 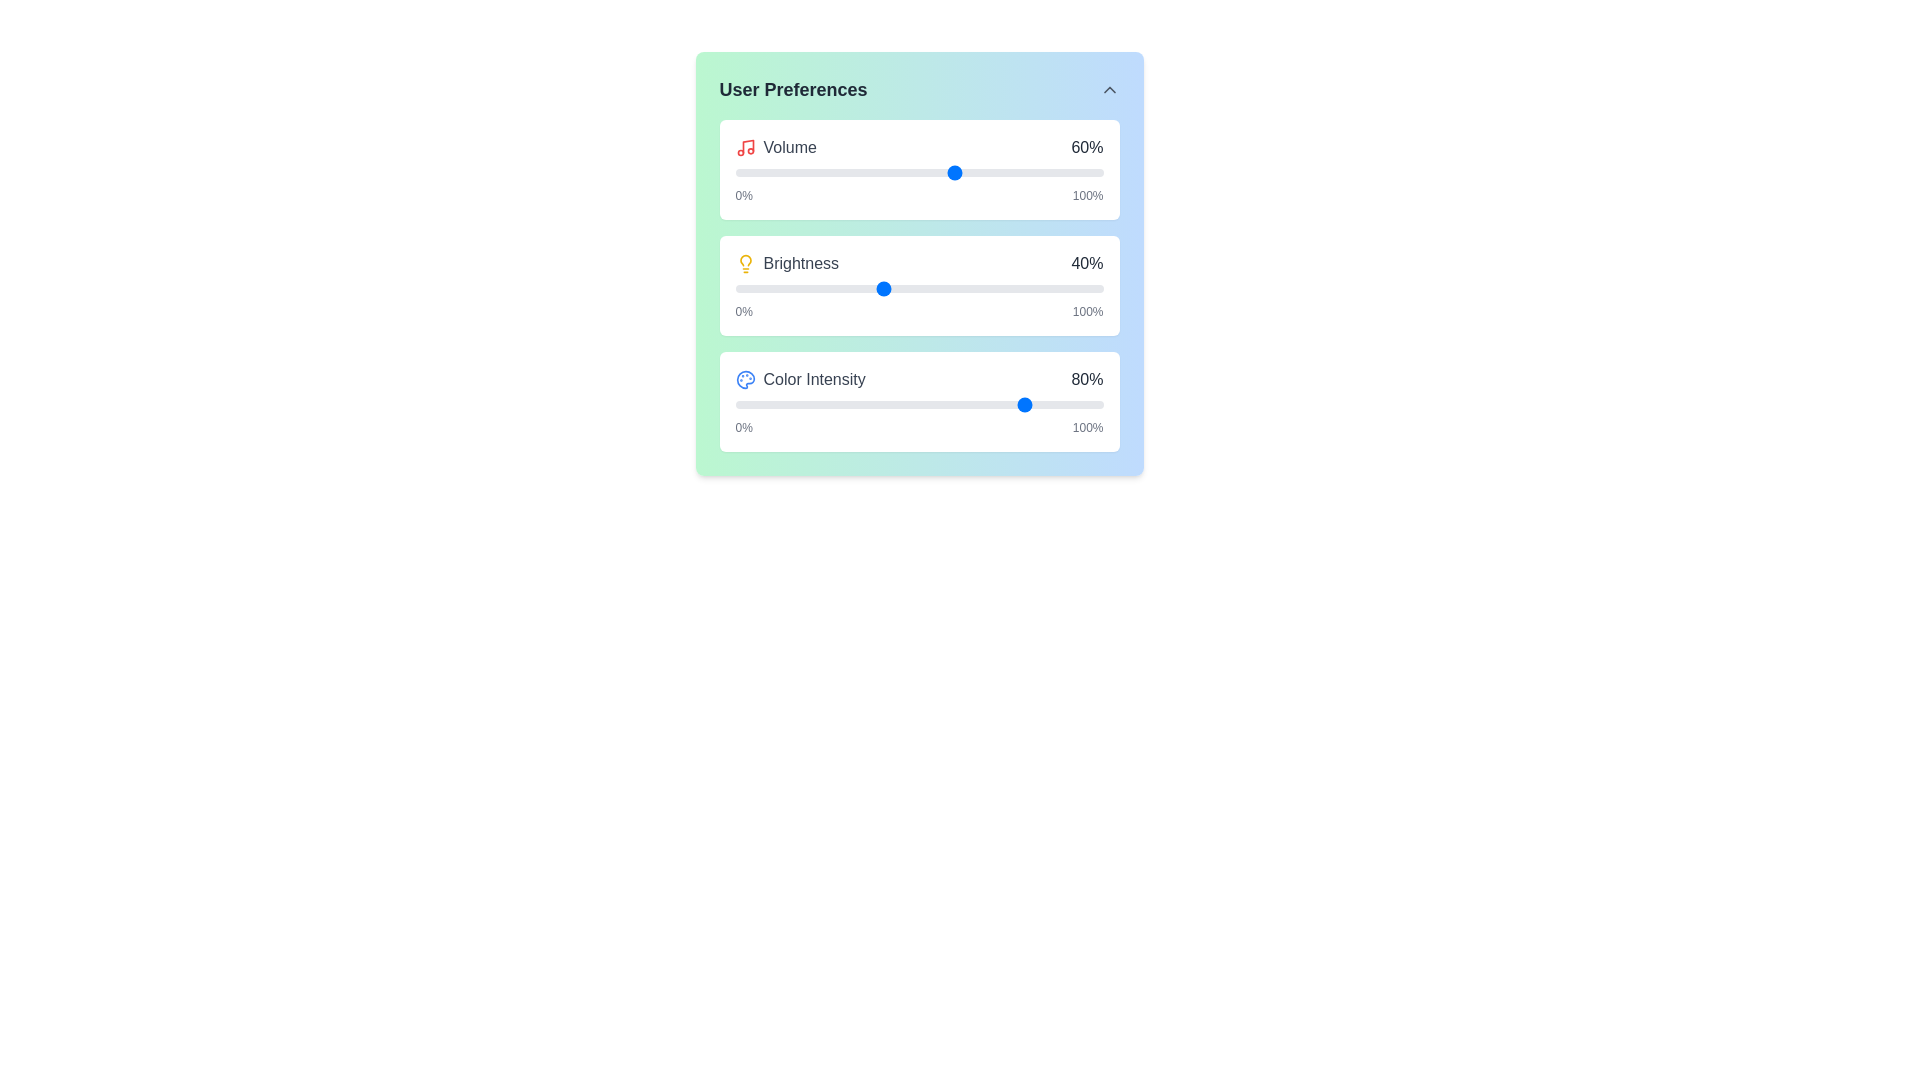 I want to click on the 'Brightness' label with the bright yellow light bulb icon located in the second row of the settings panel under 'User Preferences', so click(x=786, y=262).